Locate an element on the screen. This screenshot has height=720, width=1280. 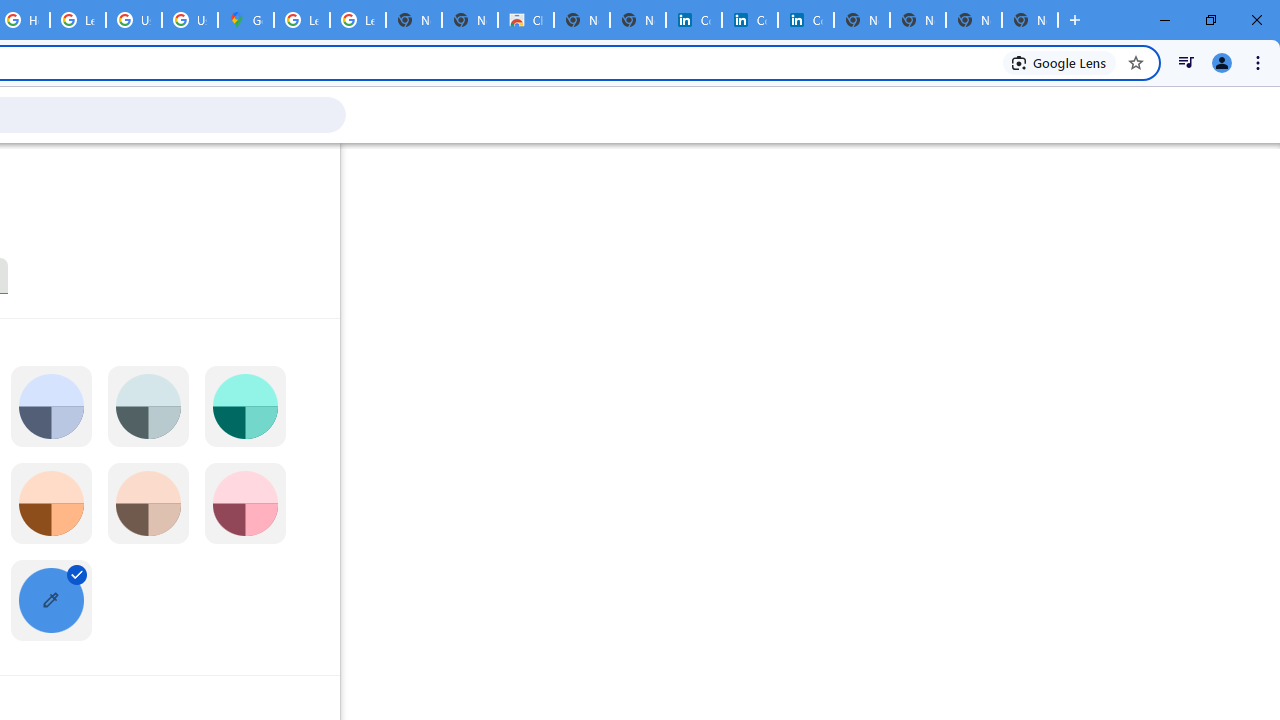
'Cookie Policy | LinkedIn' is located at coordinates (749, 20).